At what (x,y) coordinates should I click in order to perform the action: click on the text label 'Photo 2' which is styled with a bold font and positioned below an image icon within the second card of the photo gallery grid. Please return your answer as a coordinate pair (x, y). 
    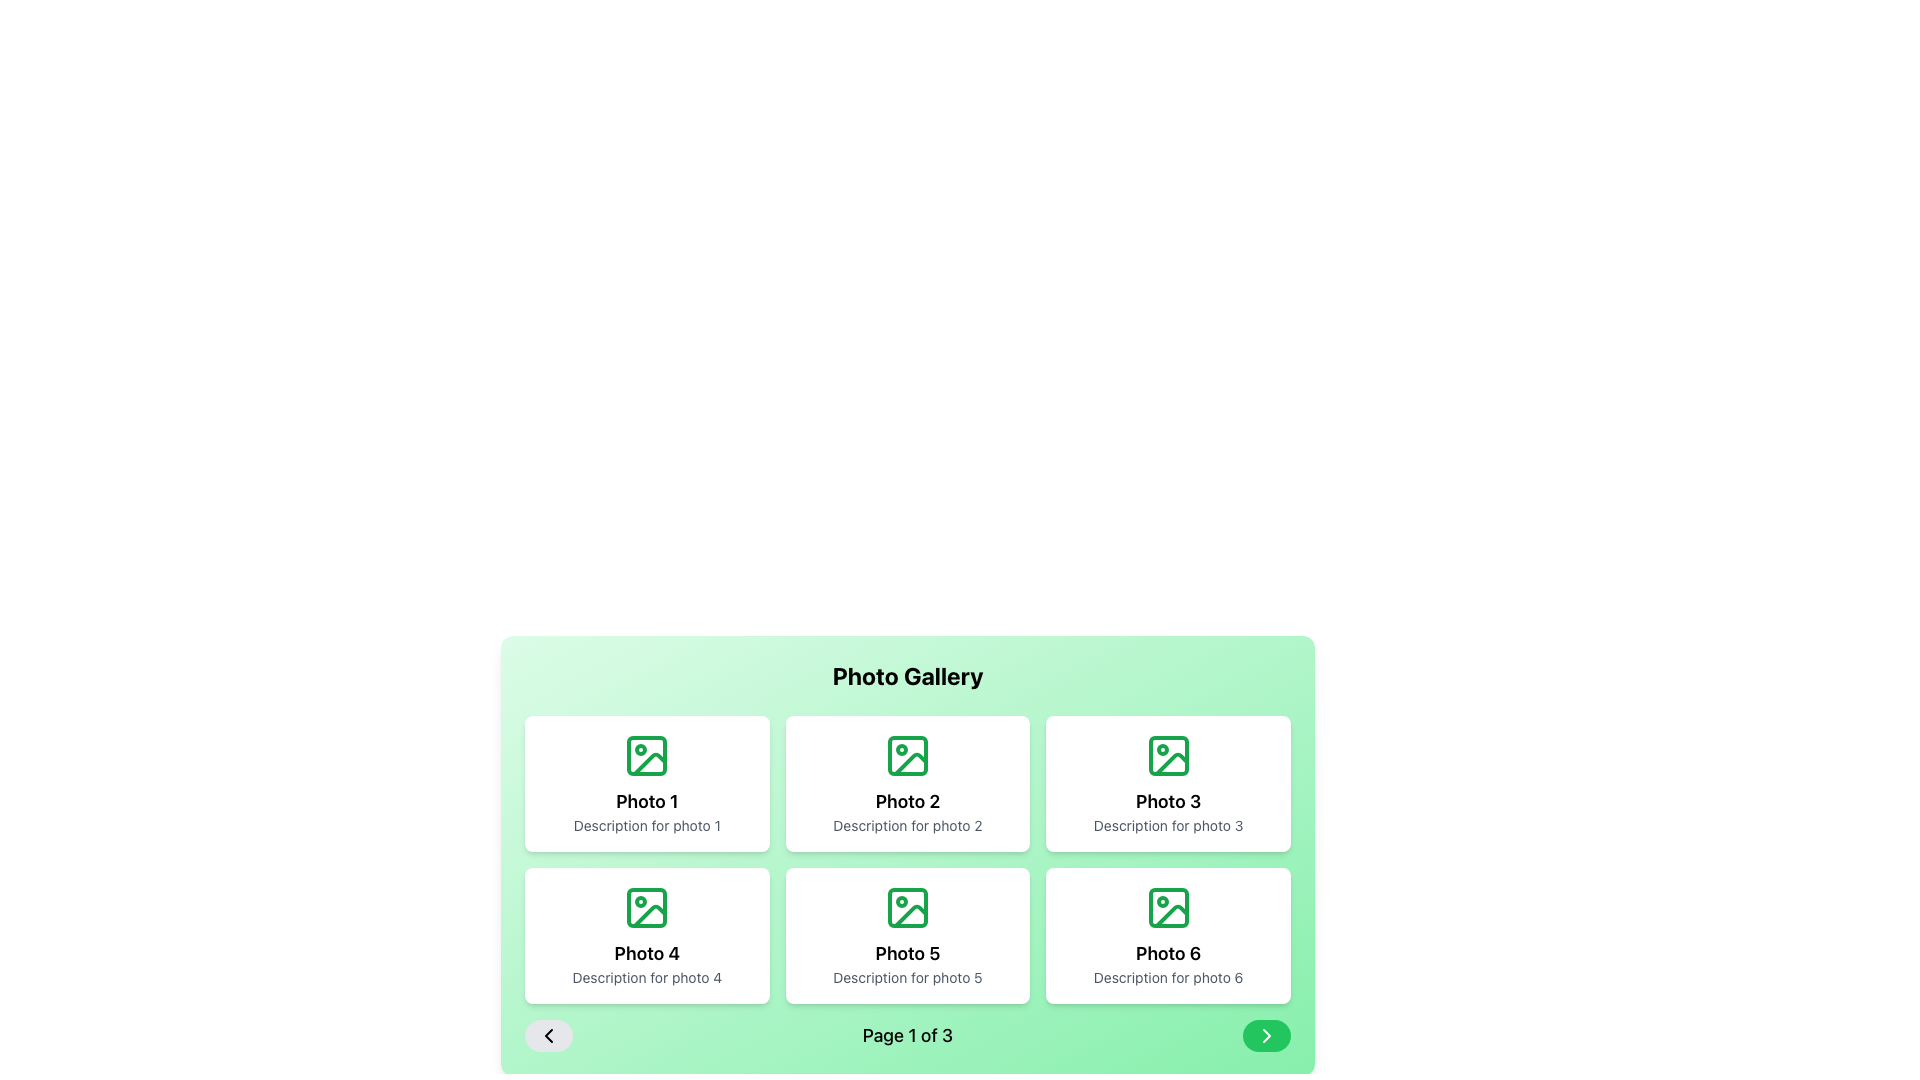
    Looking at the image, I should click on (906, 801).